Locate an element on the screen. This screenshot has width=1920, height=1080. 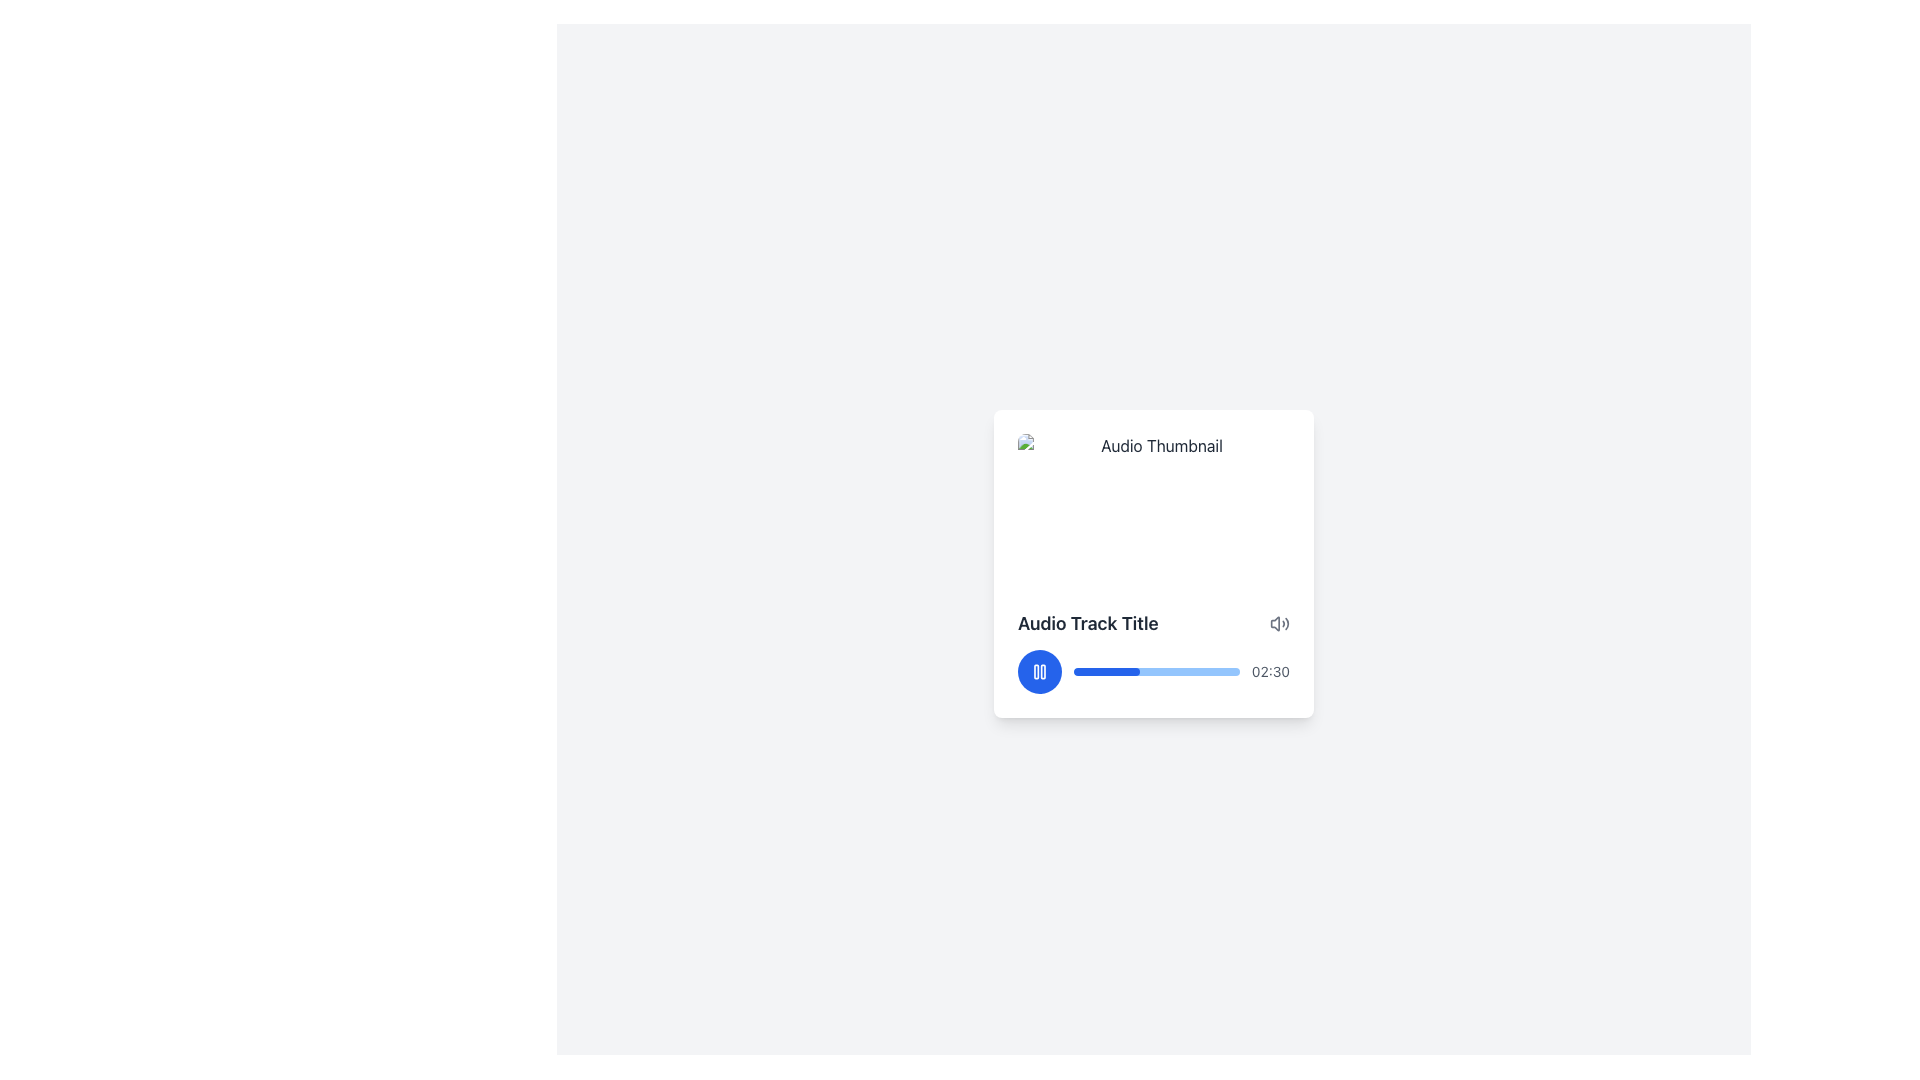
audio track progress is located at coordinates (1207, 671).